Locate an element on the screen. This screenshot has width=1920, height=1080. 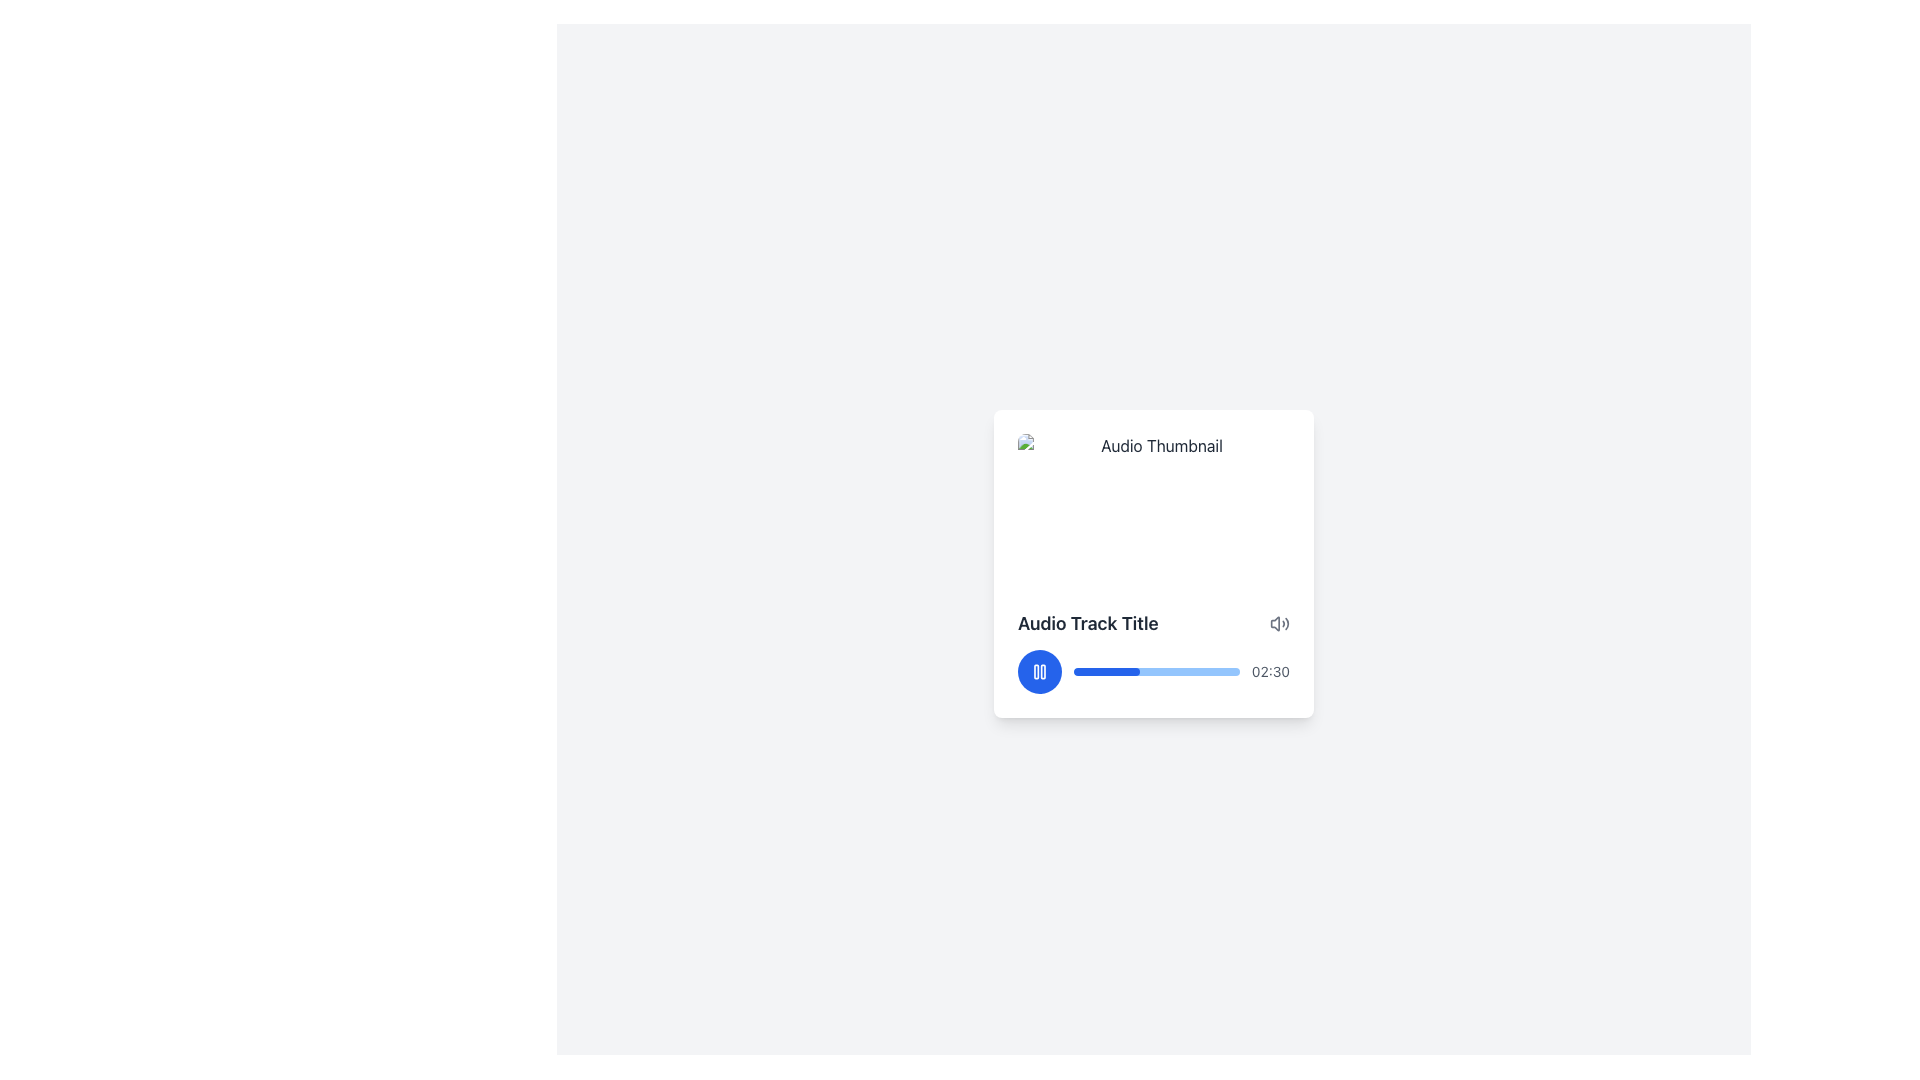
audio track progress is located at coordinates (1207, 671).